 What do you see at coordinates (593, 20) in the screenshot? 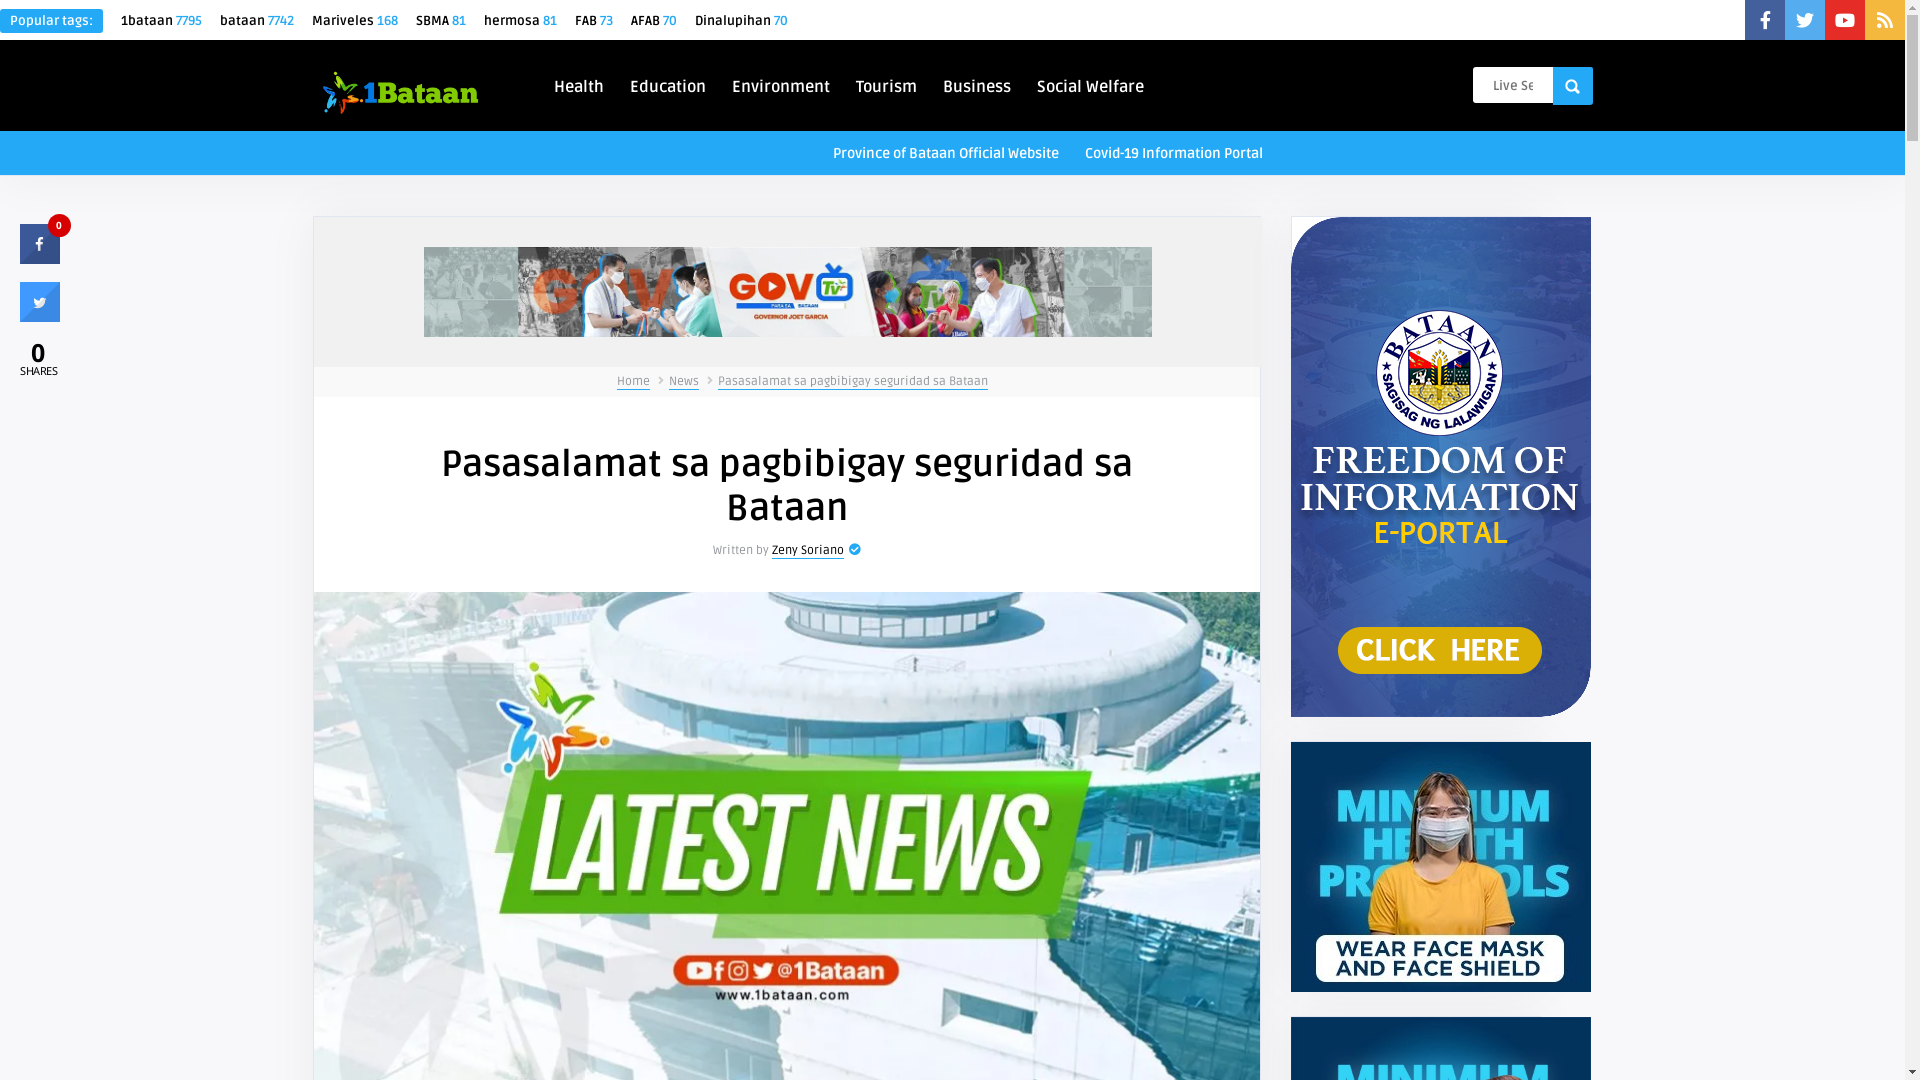
I see `'FAB 73'` at bounding box center [593, 20].